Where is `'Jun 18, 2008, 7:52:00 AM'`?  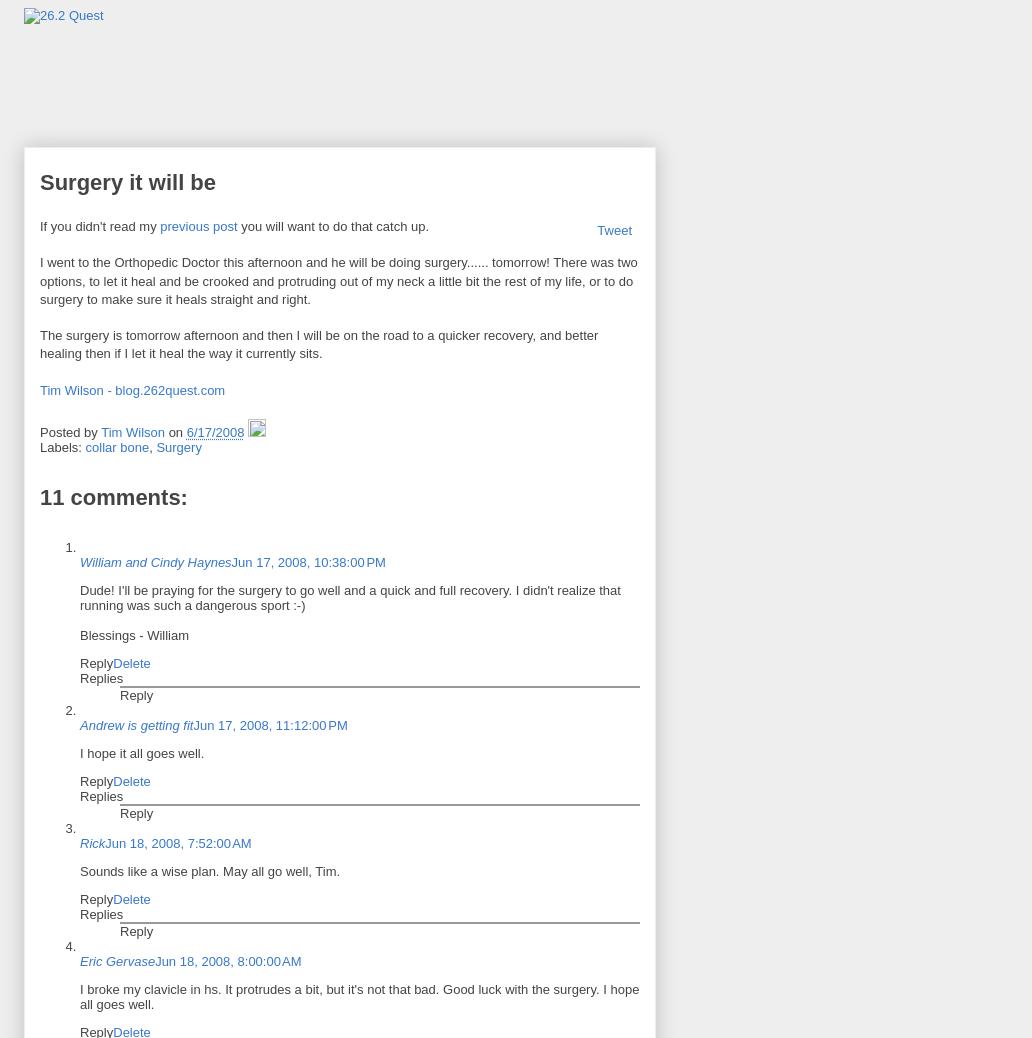
'Jun 18, 2008, 7:52:00 AM' is located at coordinates (177, 842).